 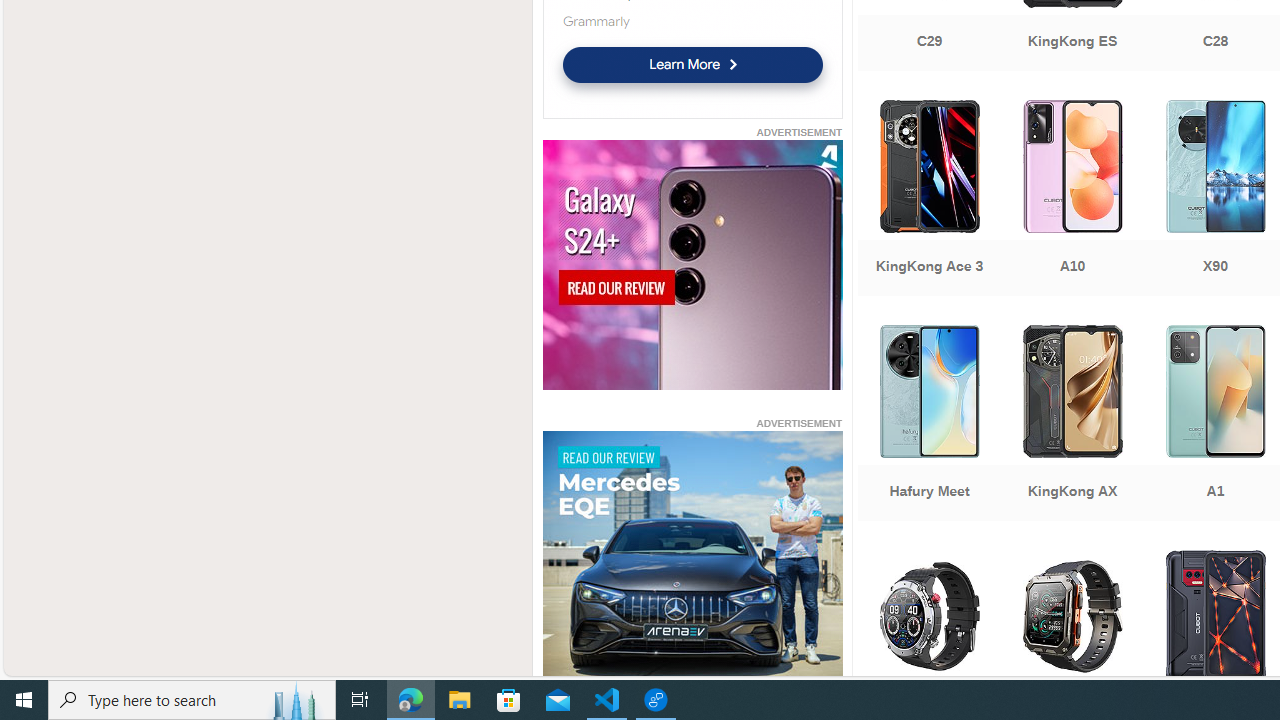 I want to click on 'KingKong AX', so click(x=1071, y=424).